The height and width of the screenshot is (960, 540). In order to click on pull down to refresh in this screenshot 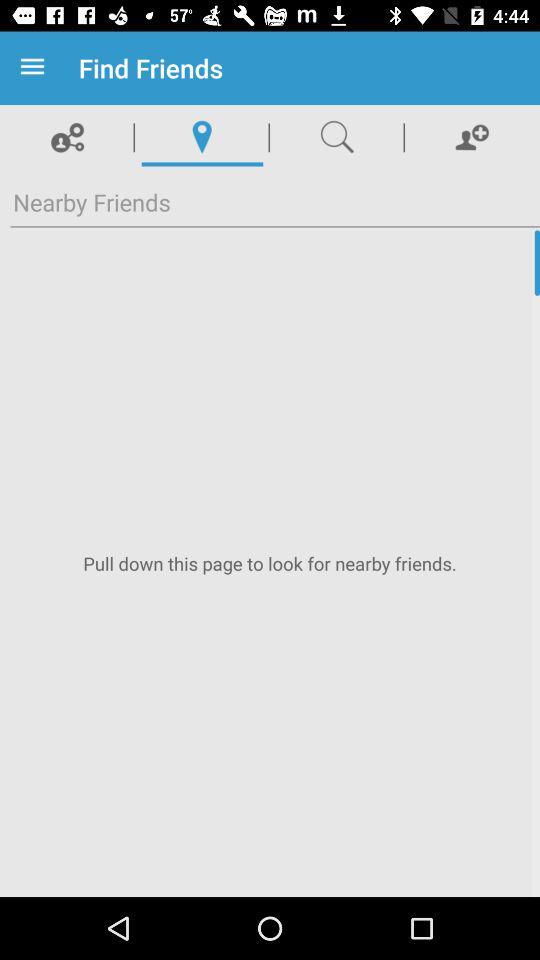, I will do `click(270, 563)`.